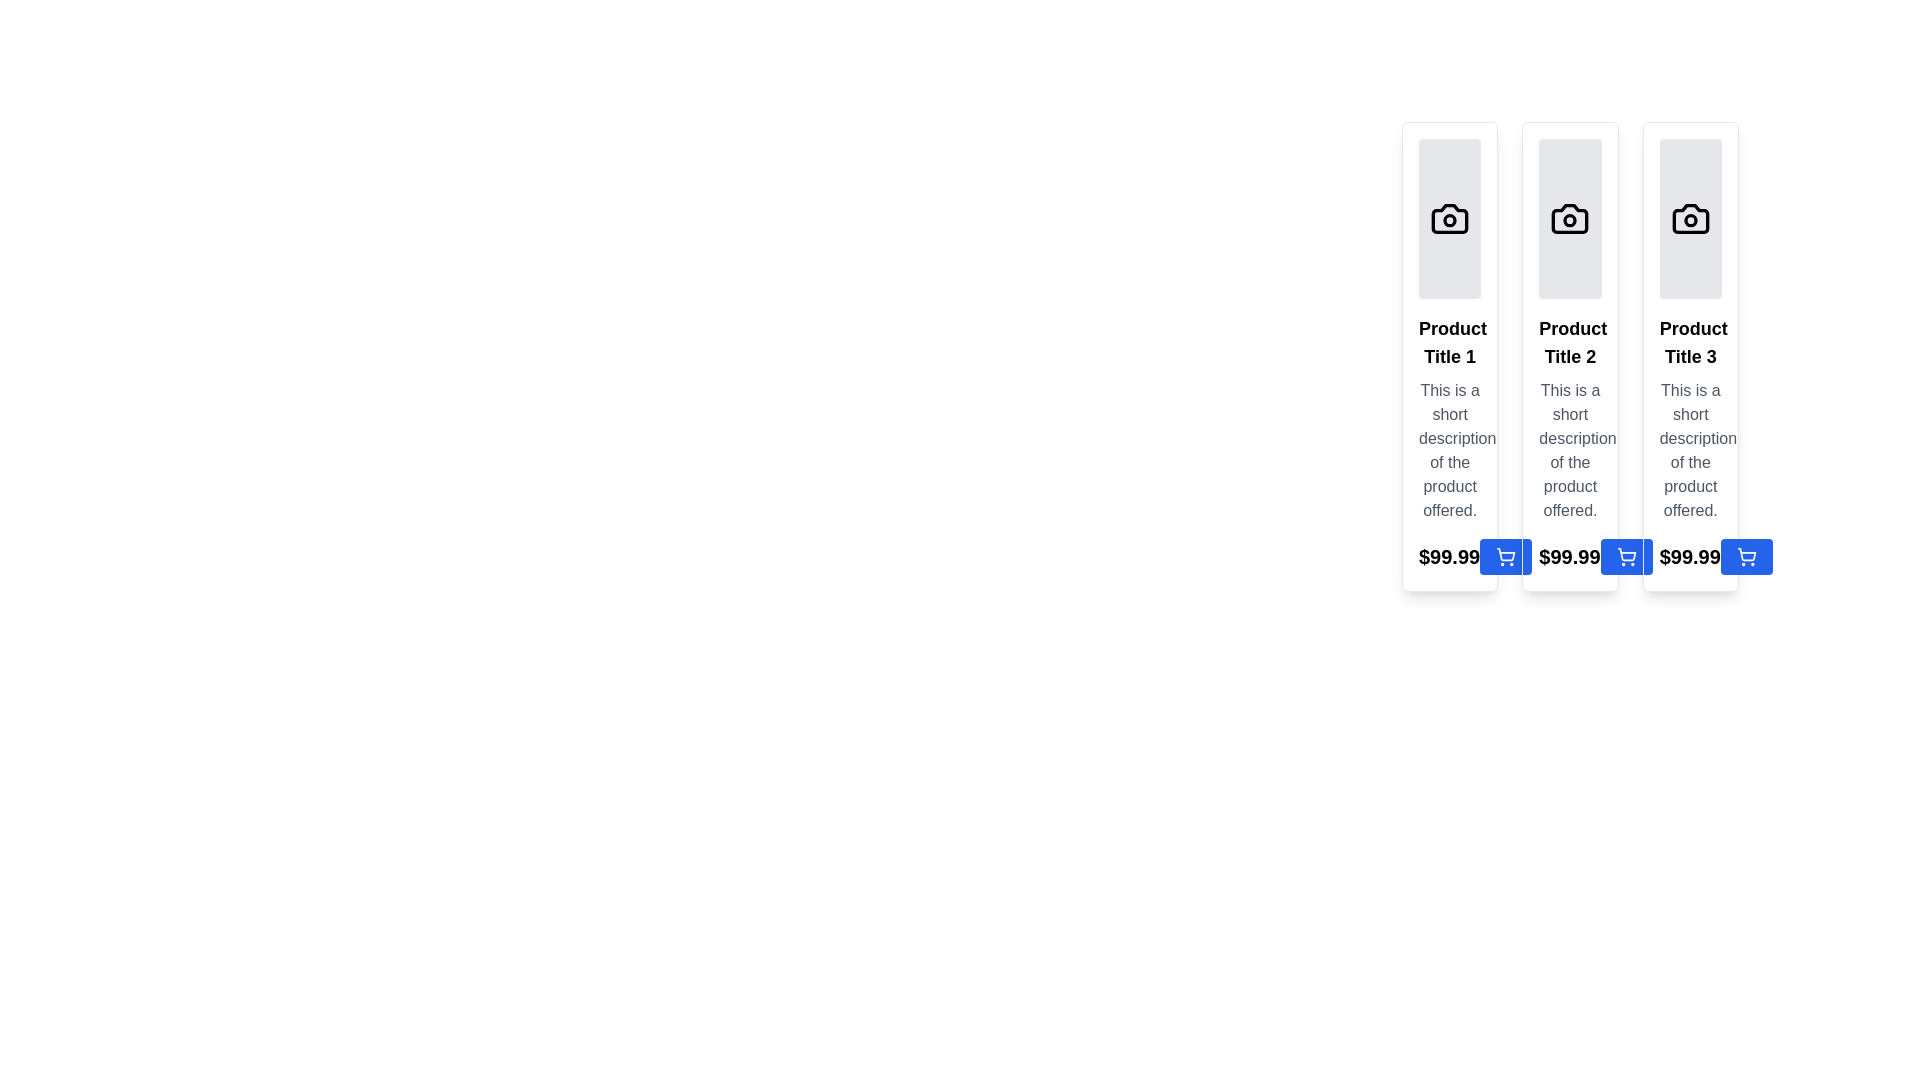 This screenshot has height=1080, width=1920. I want to click on the blue rectangular button with rounded corners containing a white shopping cart icon, located at the bottom-right corner of the card for Product Title 3, so click(1626, 556).